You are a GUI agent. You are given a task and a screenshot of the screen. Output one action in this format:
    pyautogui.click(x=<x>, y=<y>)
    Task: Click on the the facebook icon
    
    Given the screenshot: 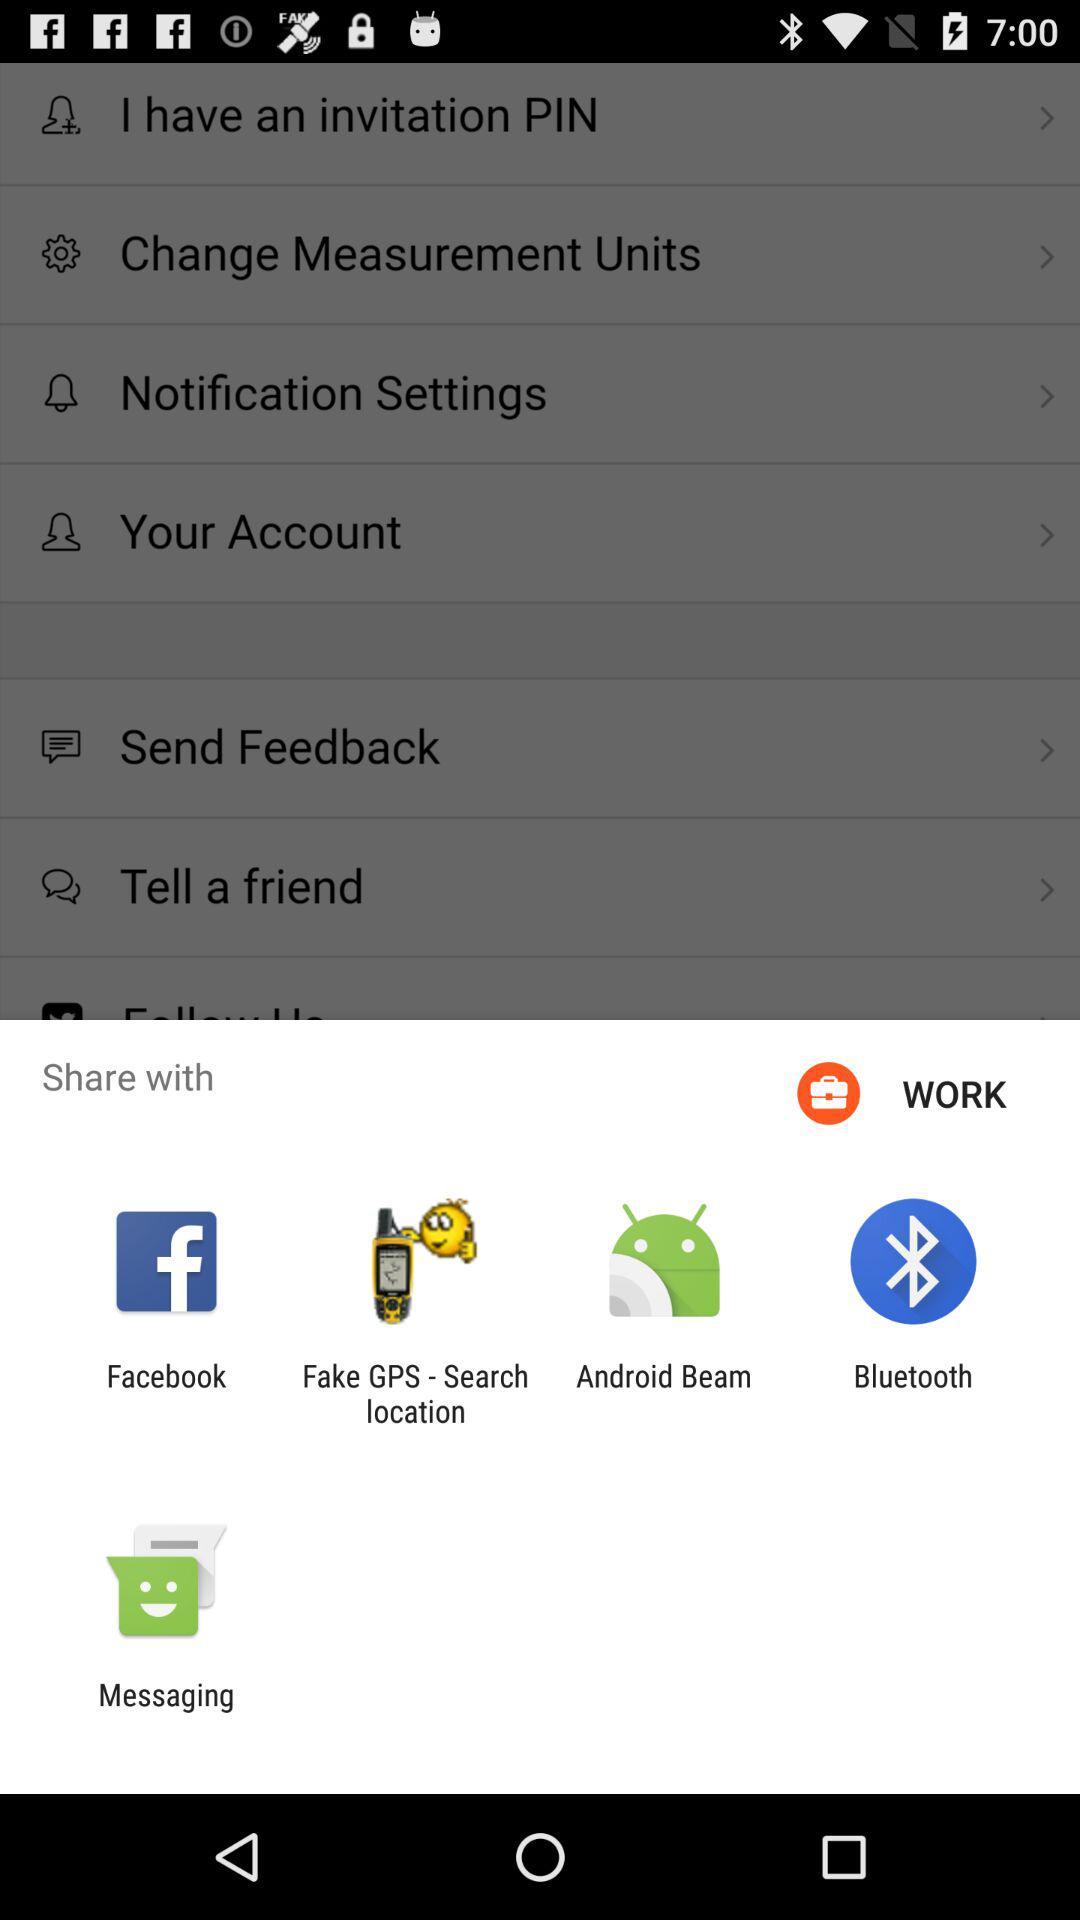 What is the action you would take?
    pyautogui.click(x=165, y=1392)
    